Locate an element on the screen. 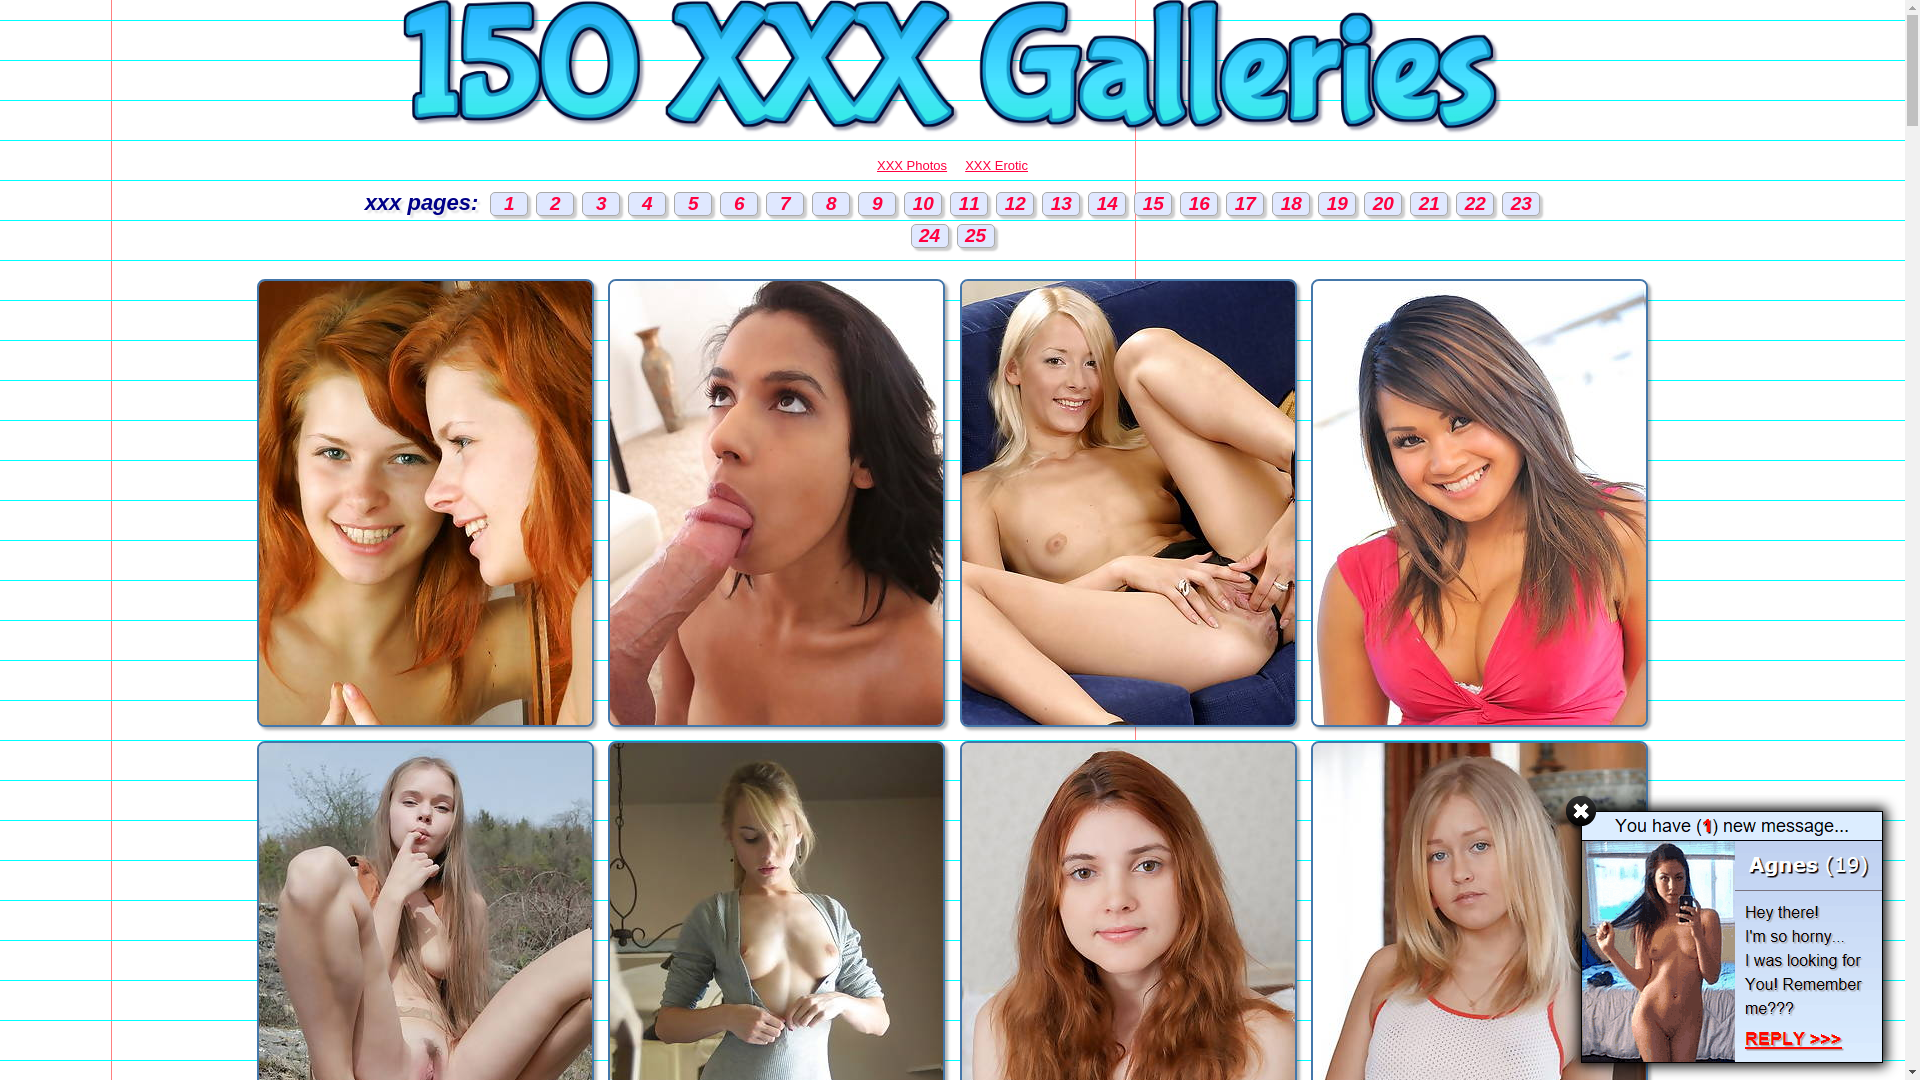  '11' is located at coordinates (969, 204).